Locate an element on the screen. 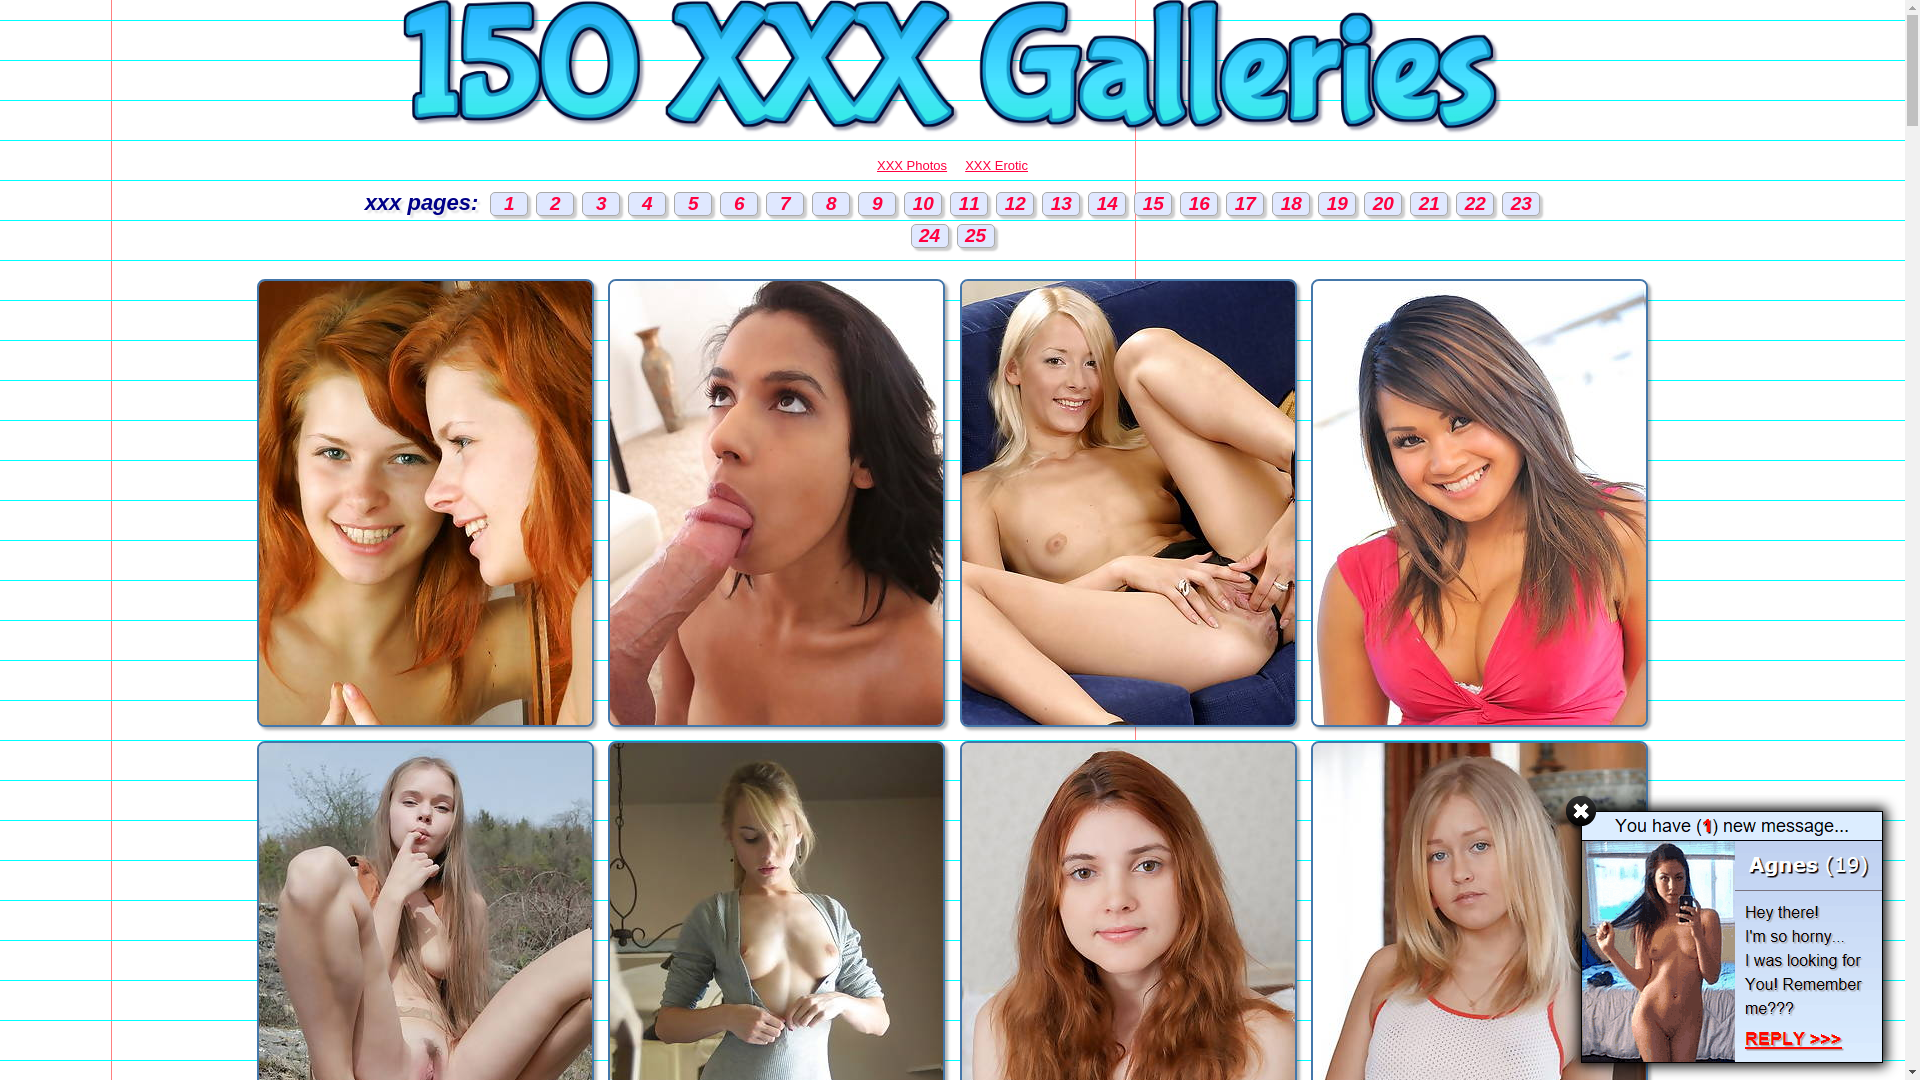  '11' is located at coordinates (969, 204).